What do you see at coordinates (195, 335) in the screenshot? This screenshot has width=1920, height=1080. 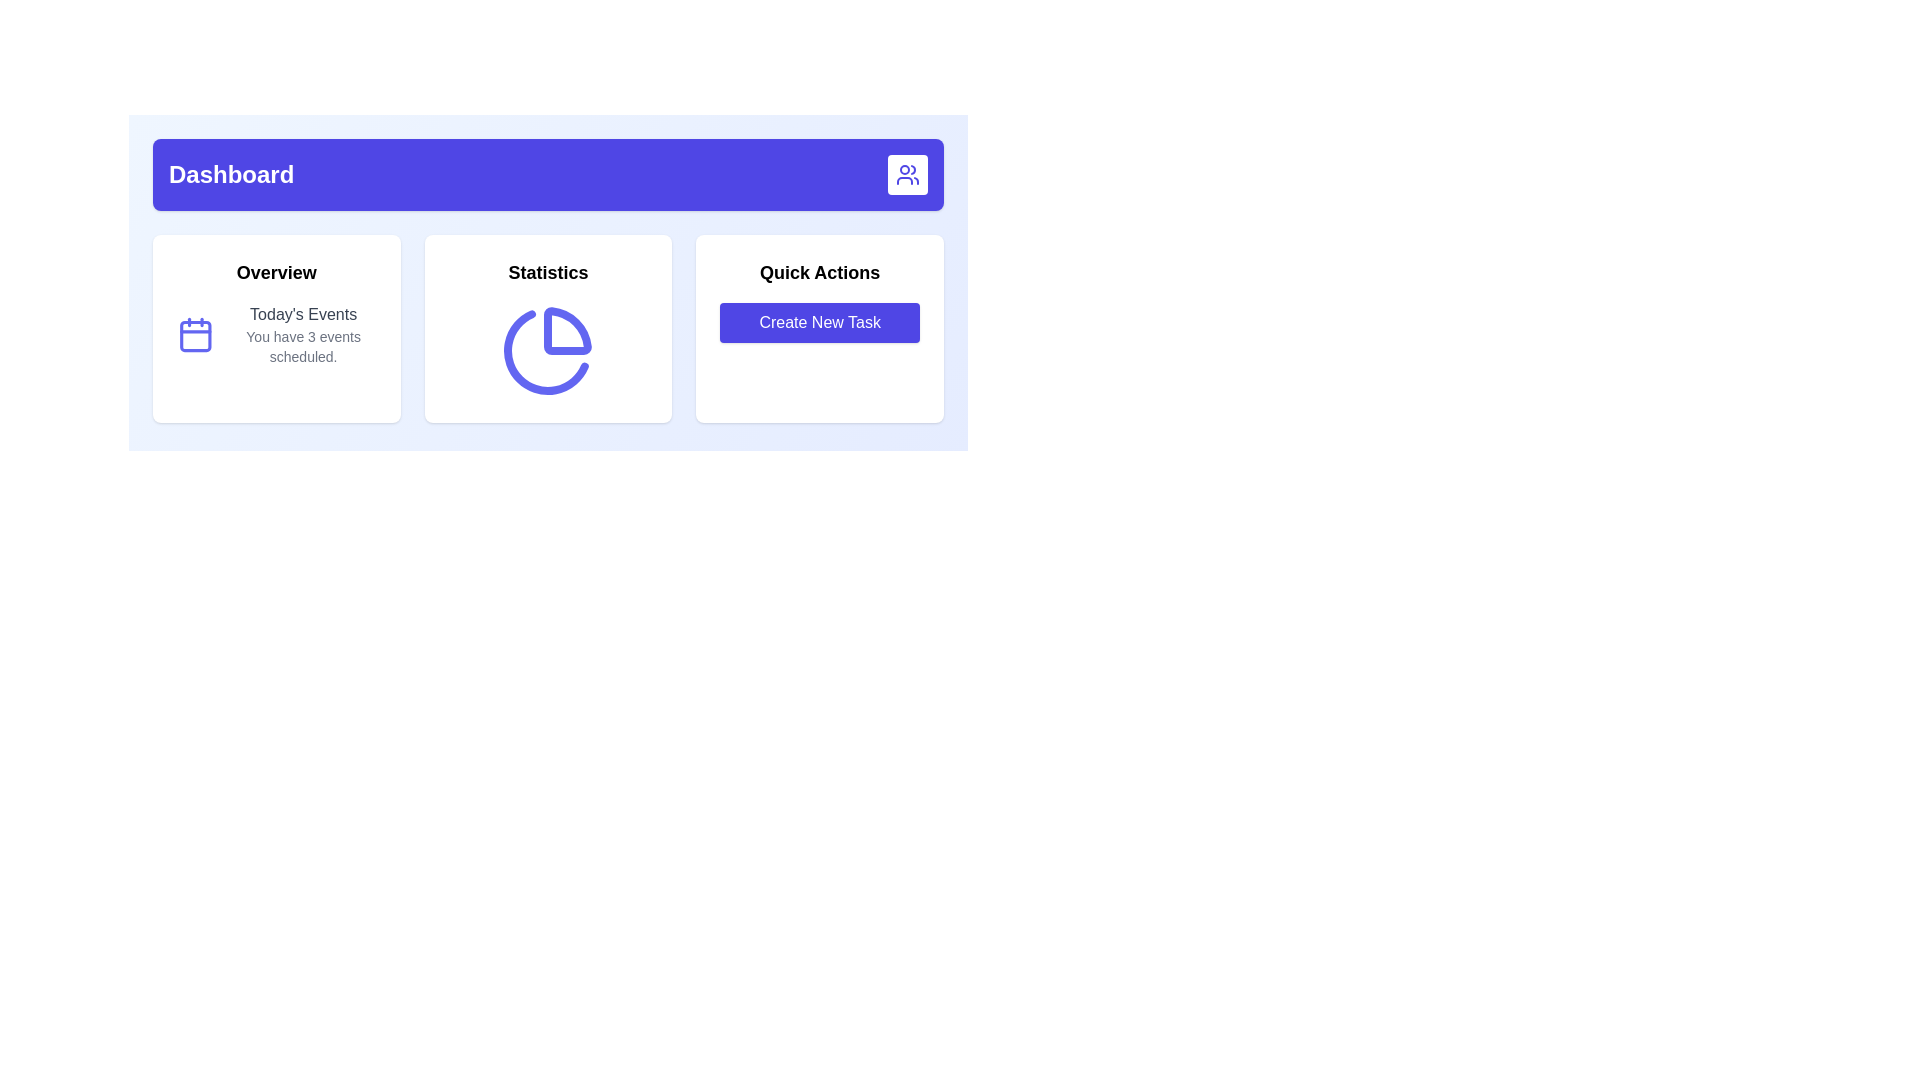 I see `the vivid purple rectangle that is part of the calendar icon located under the 'Overview' title on the dashboard interface` at bounding box center [195, 335].